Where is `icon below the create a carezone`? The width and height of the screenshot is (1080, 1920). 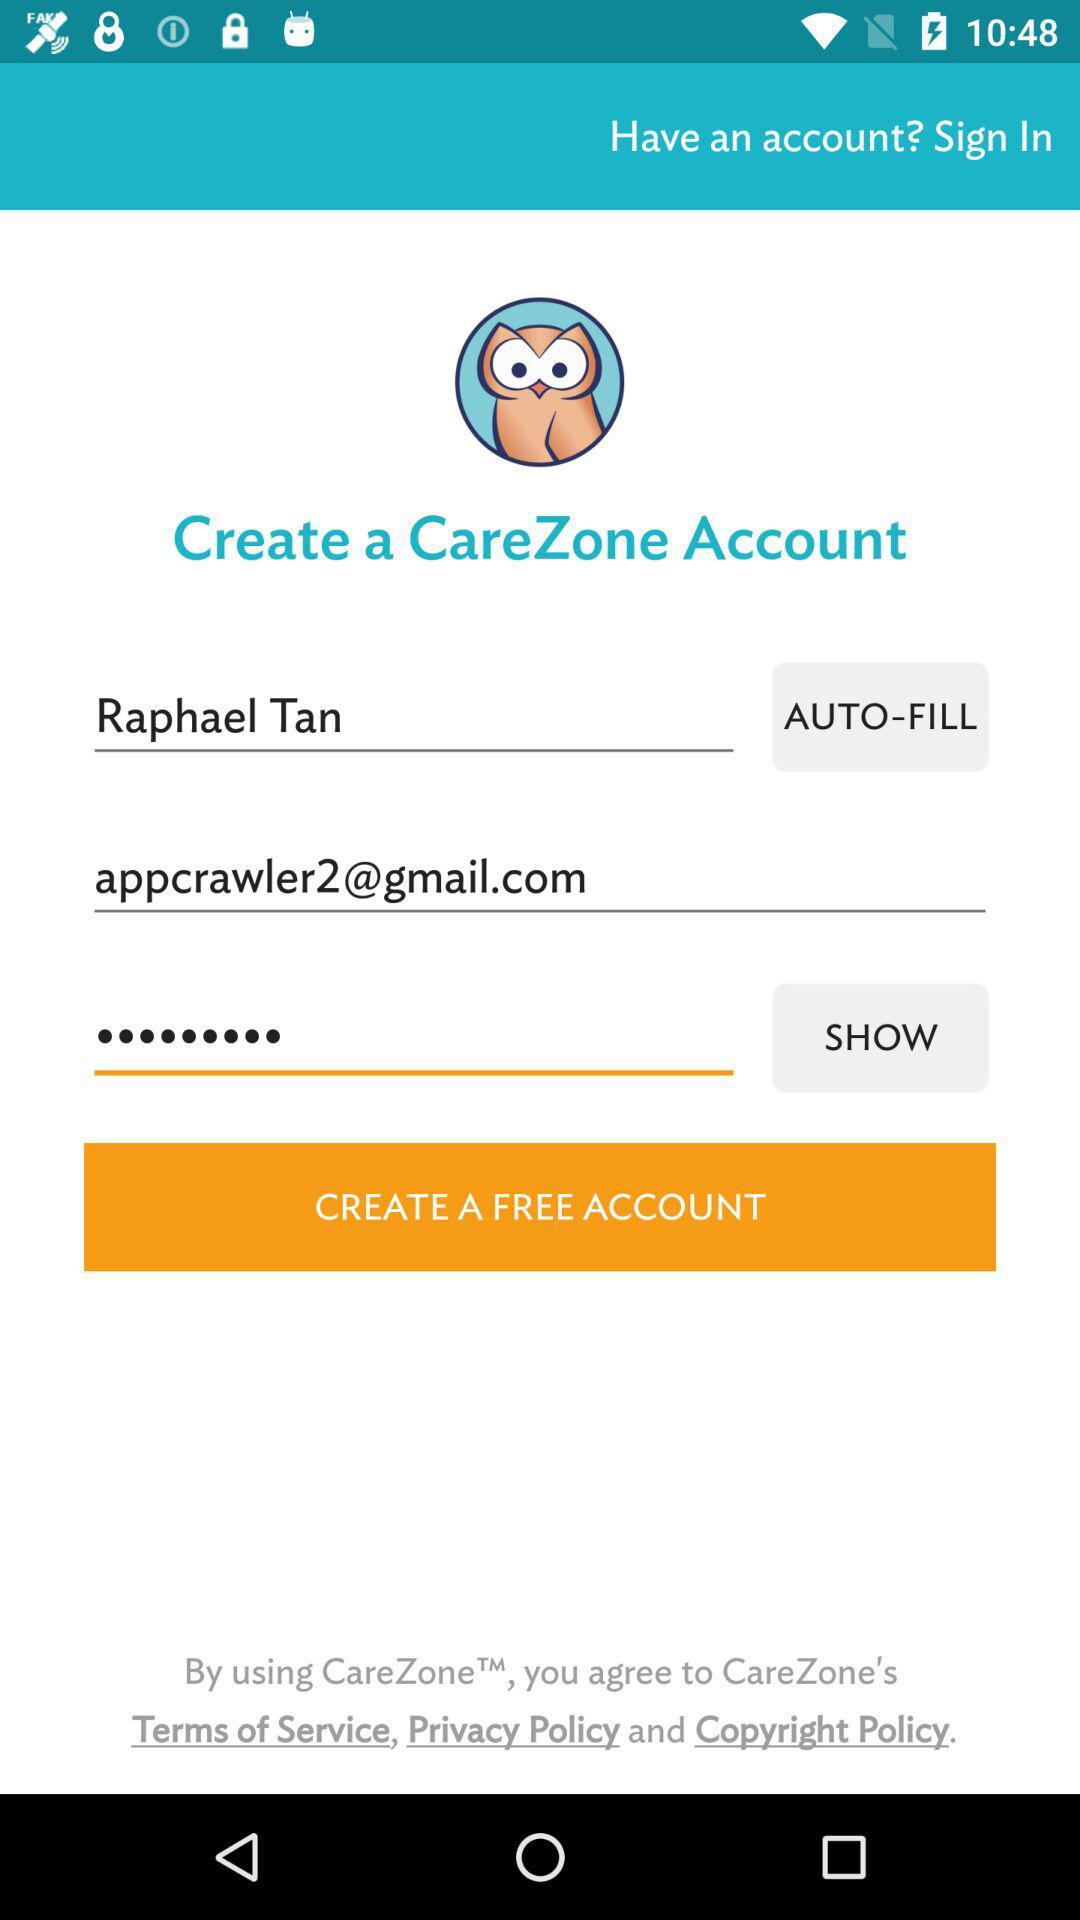 icon below the create a carezone is located at coordinates (412, 716).